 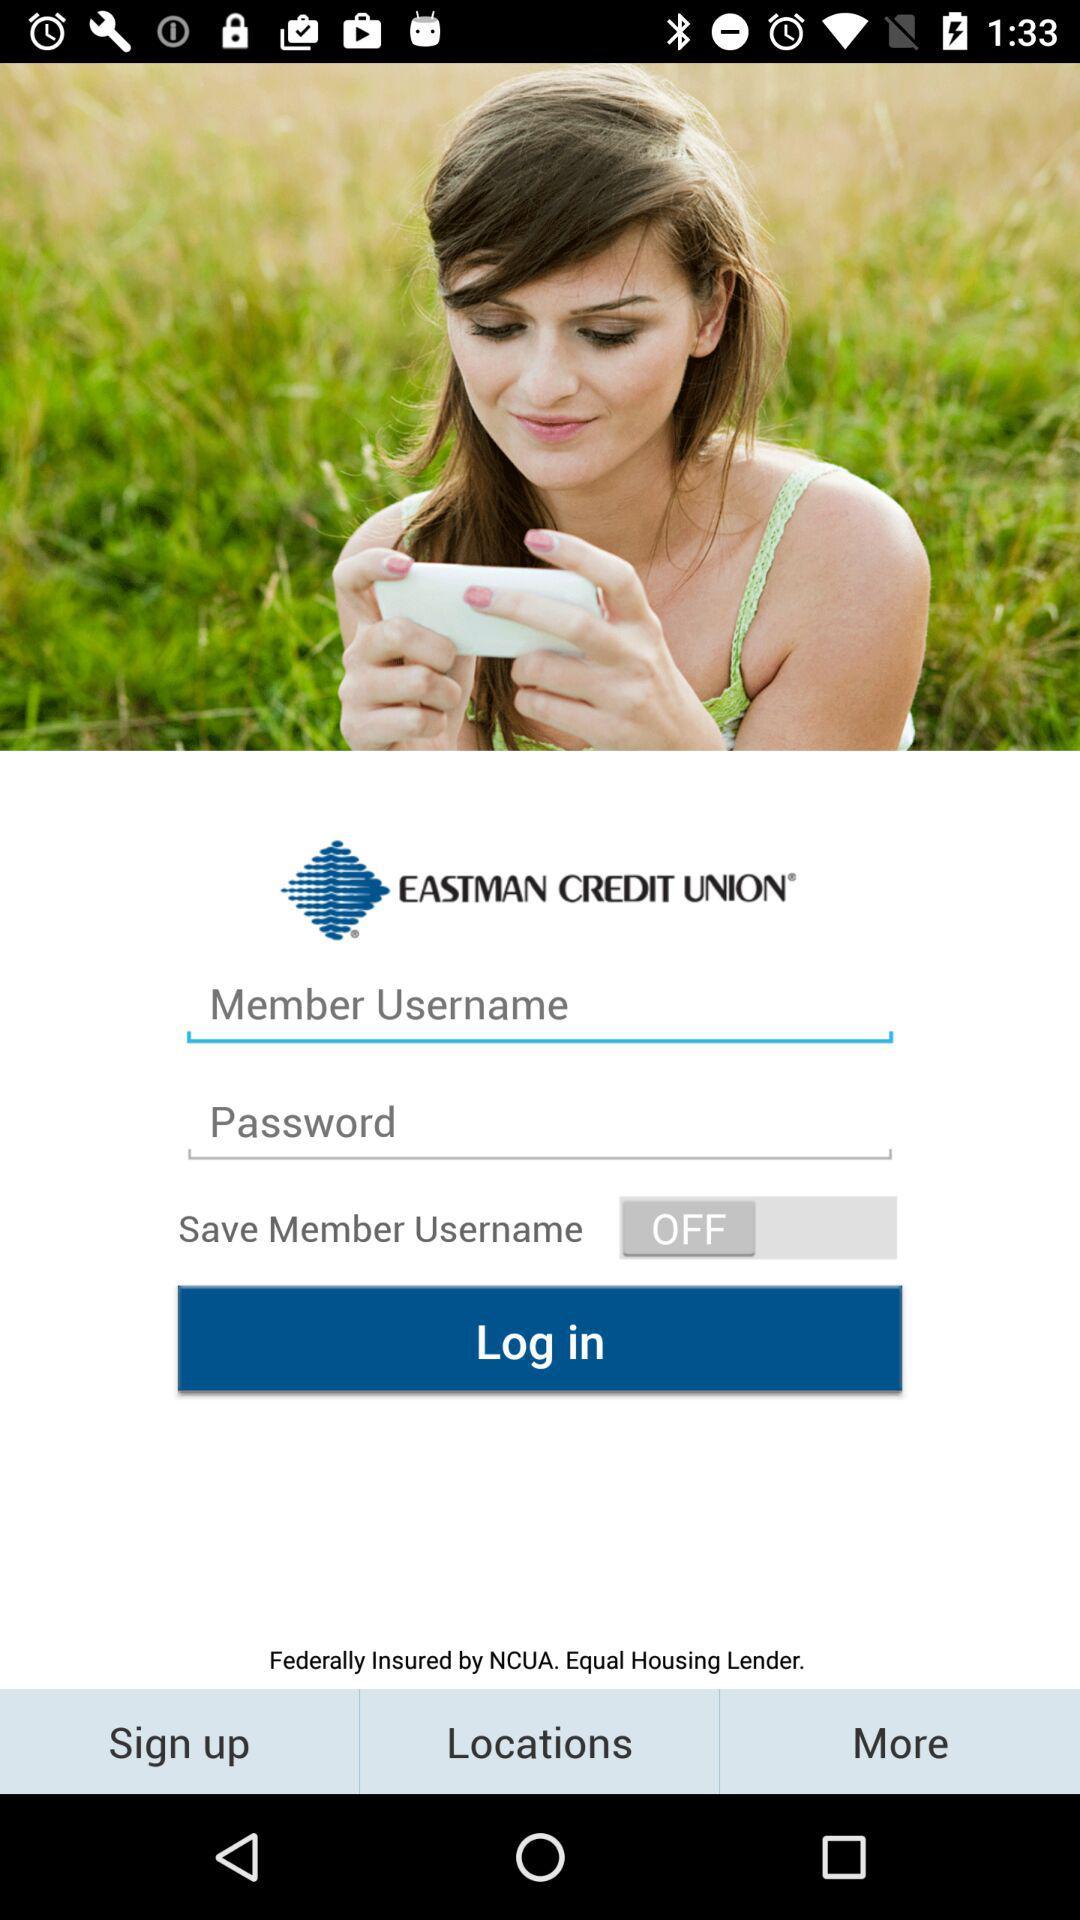 What do you see at coordinates (540, 1340) in the screenshot?
I see `the icon above the federally insured by` at bounding box center [540, 1340].